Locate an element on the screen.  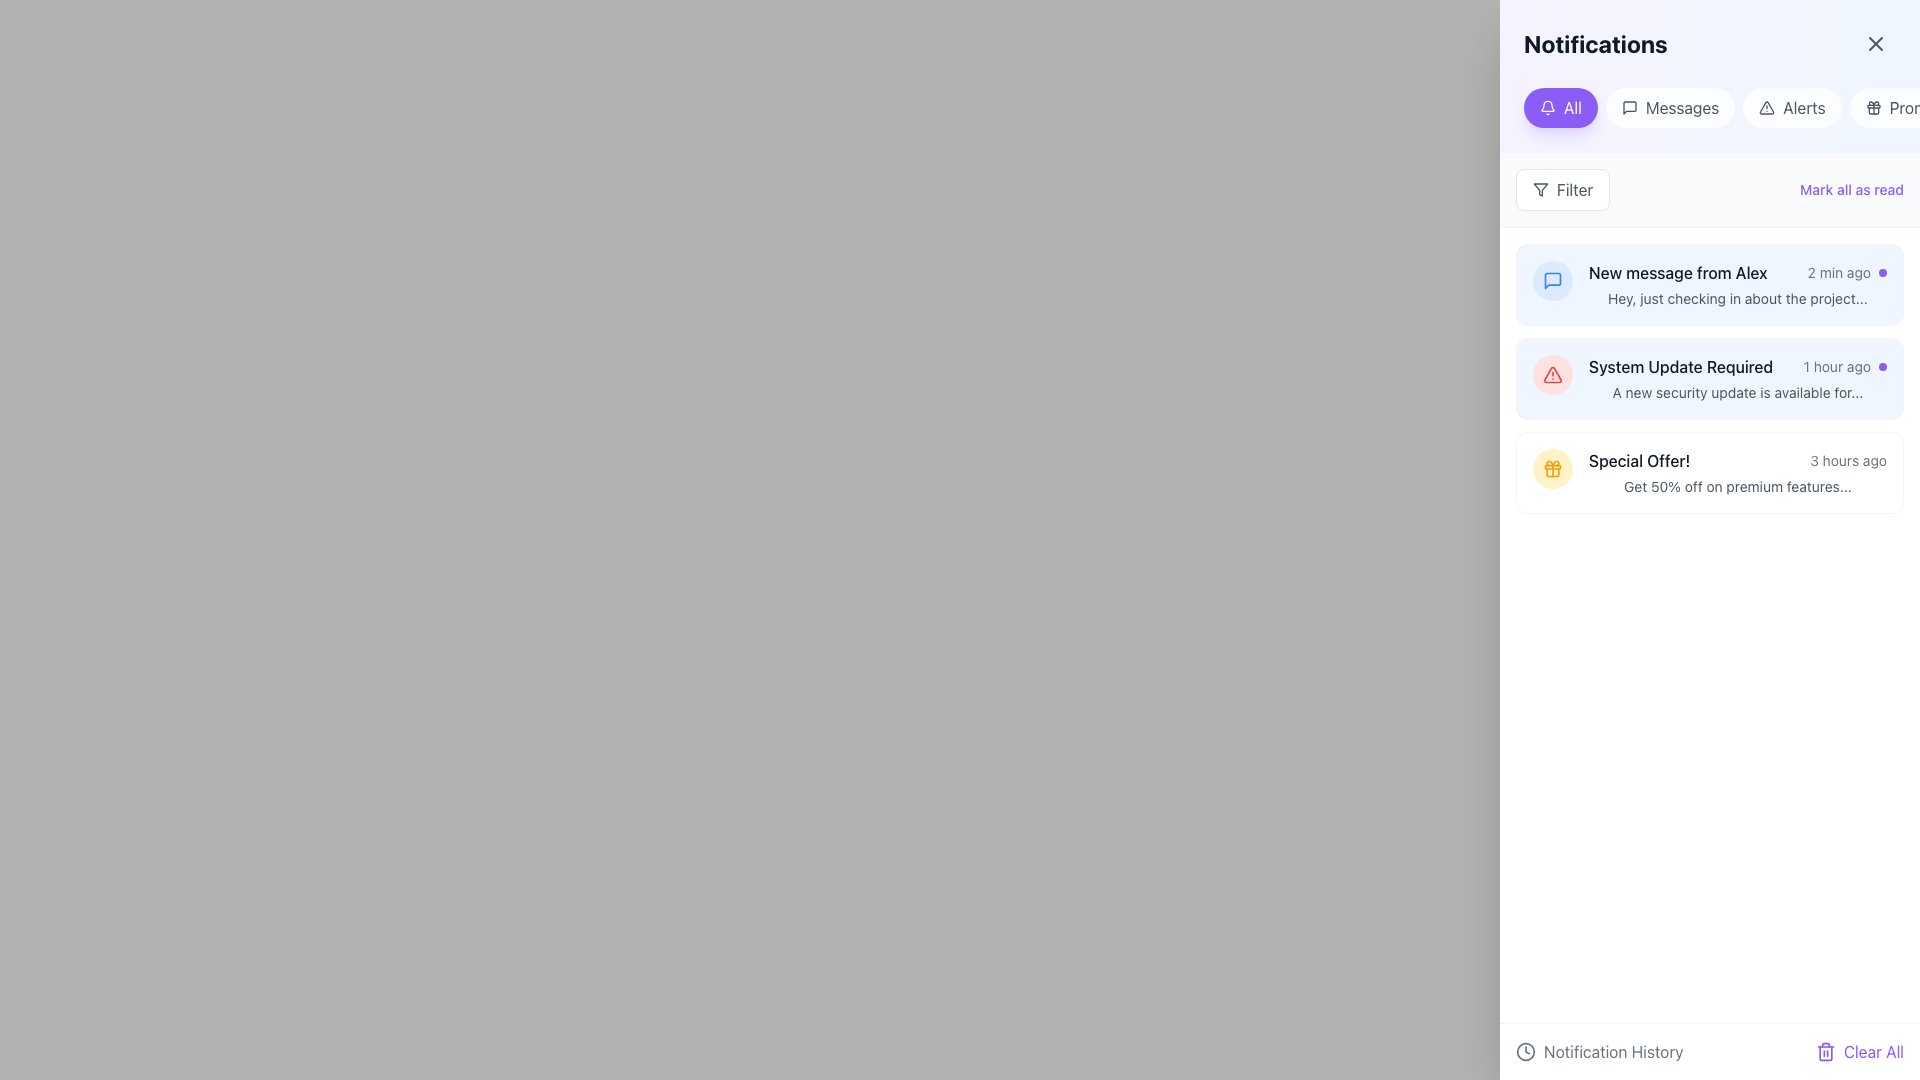
the small gray outlined push pin icon in the Notifications sidebar, located to the right of the text 'New message from Alex' is located at coordinates (1830, 285).